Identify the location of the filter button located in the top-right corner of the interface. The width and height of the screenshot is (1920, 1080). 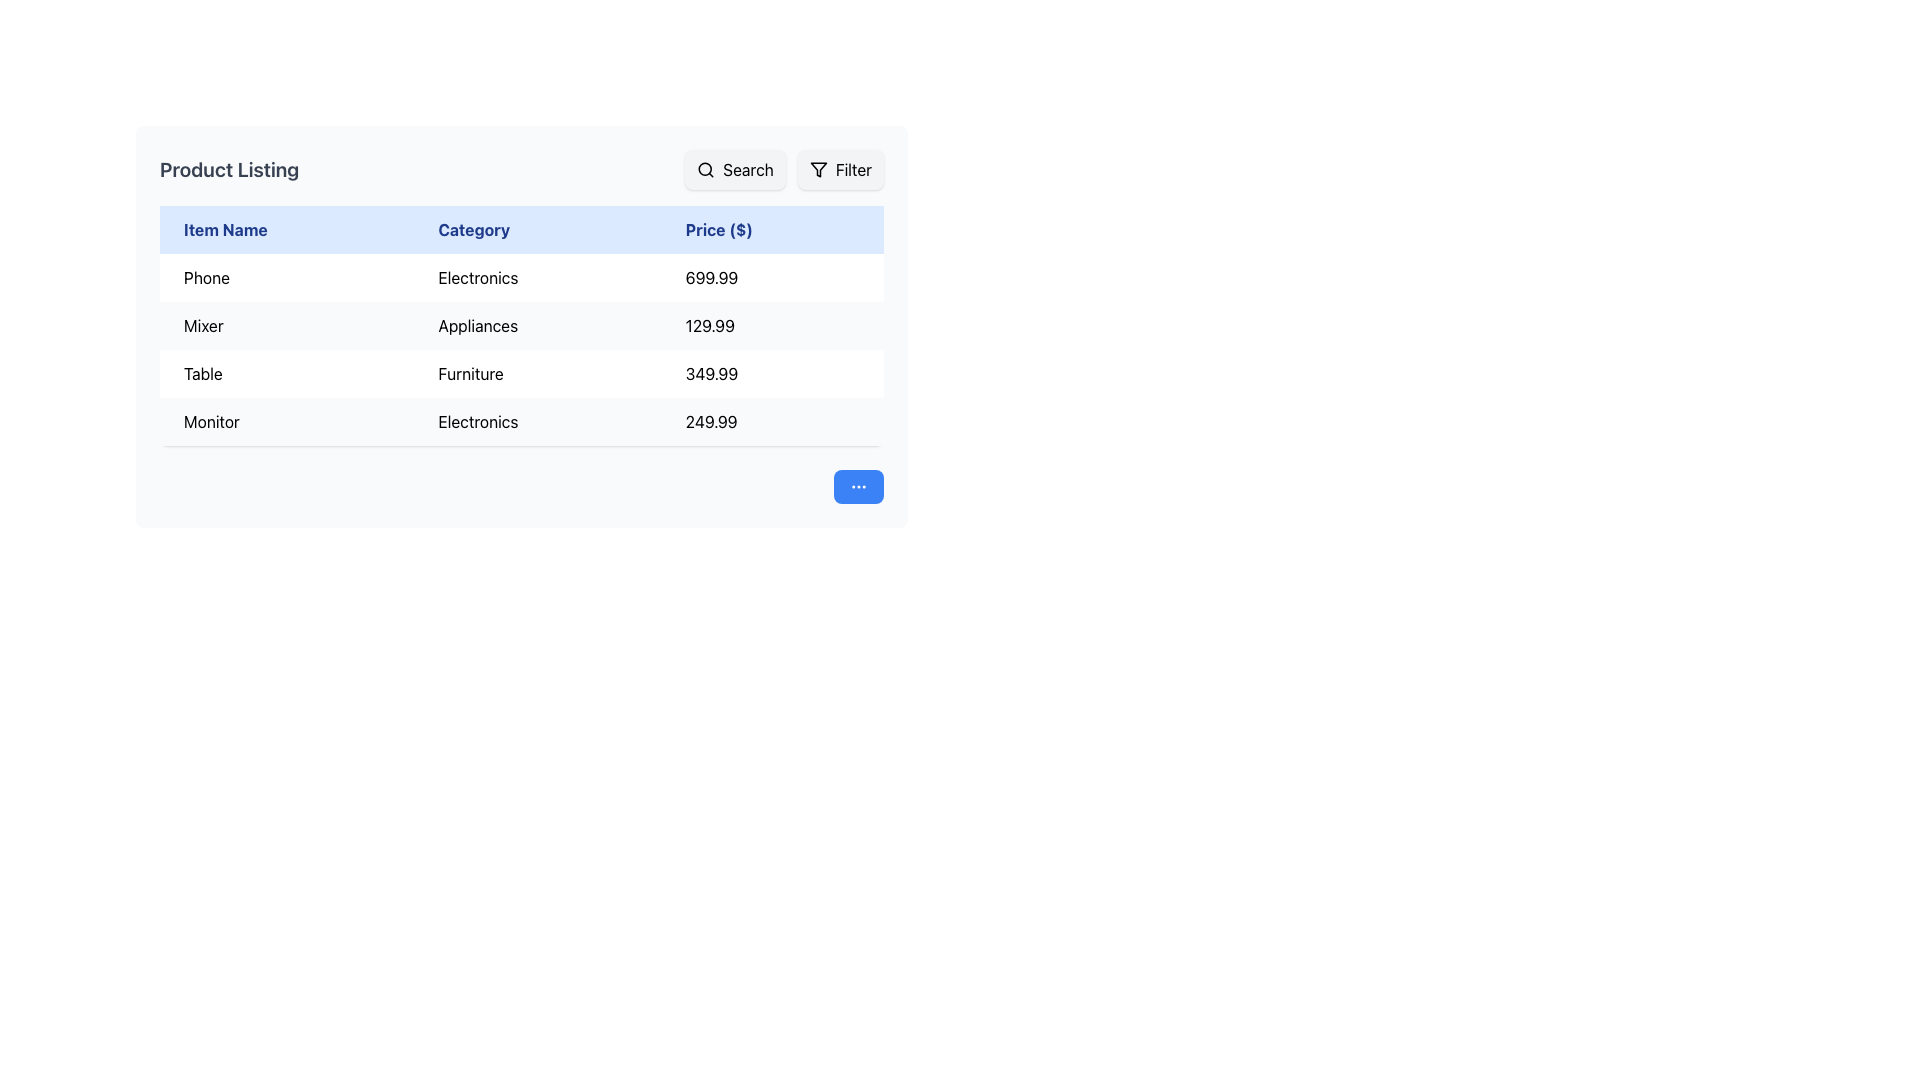
(840, 168).